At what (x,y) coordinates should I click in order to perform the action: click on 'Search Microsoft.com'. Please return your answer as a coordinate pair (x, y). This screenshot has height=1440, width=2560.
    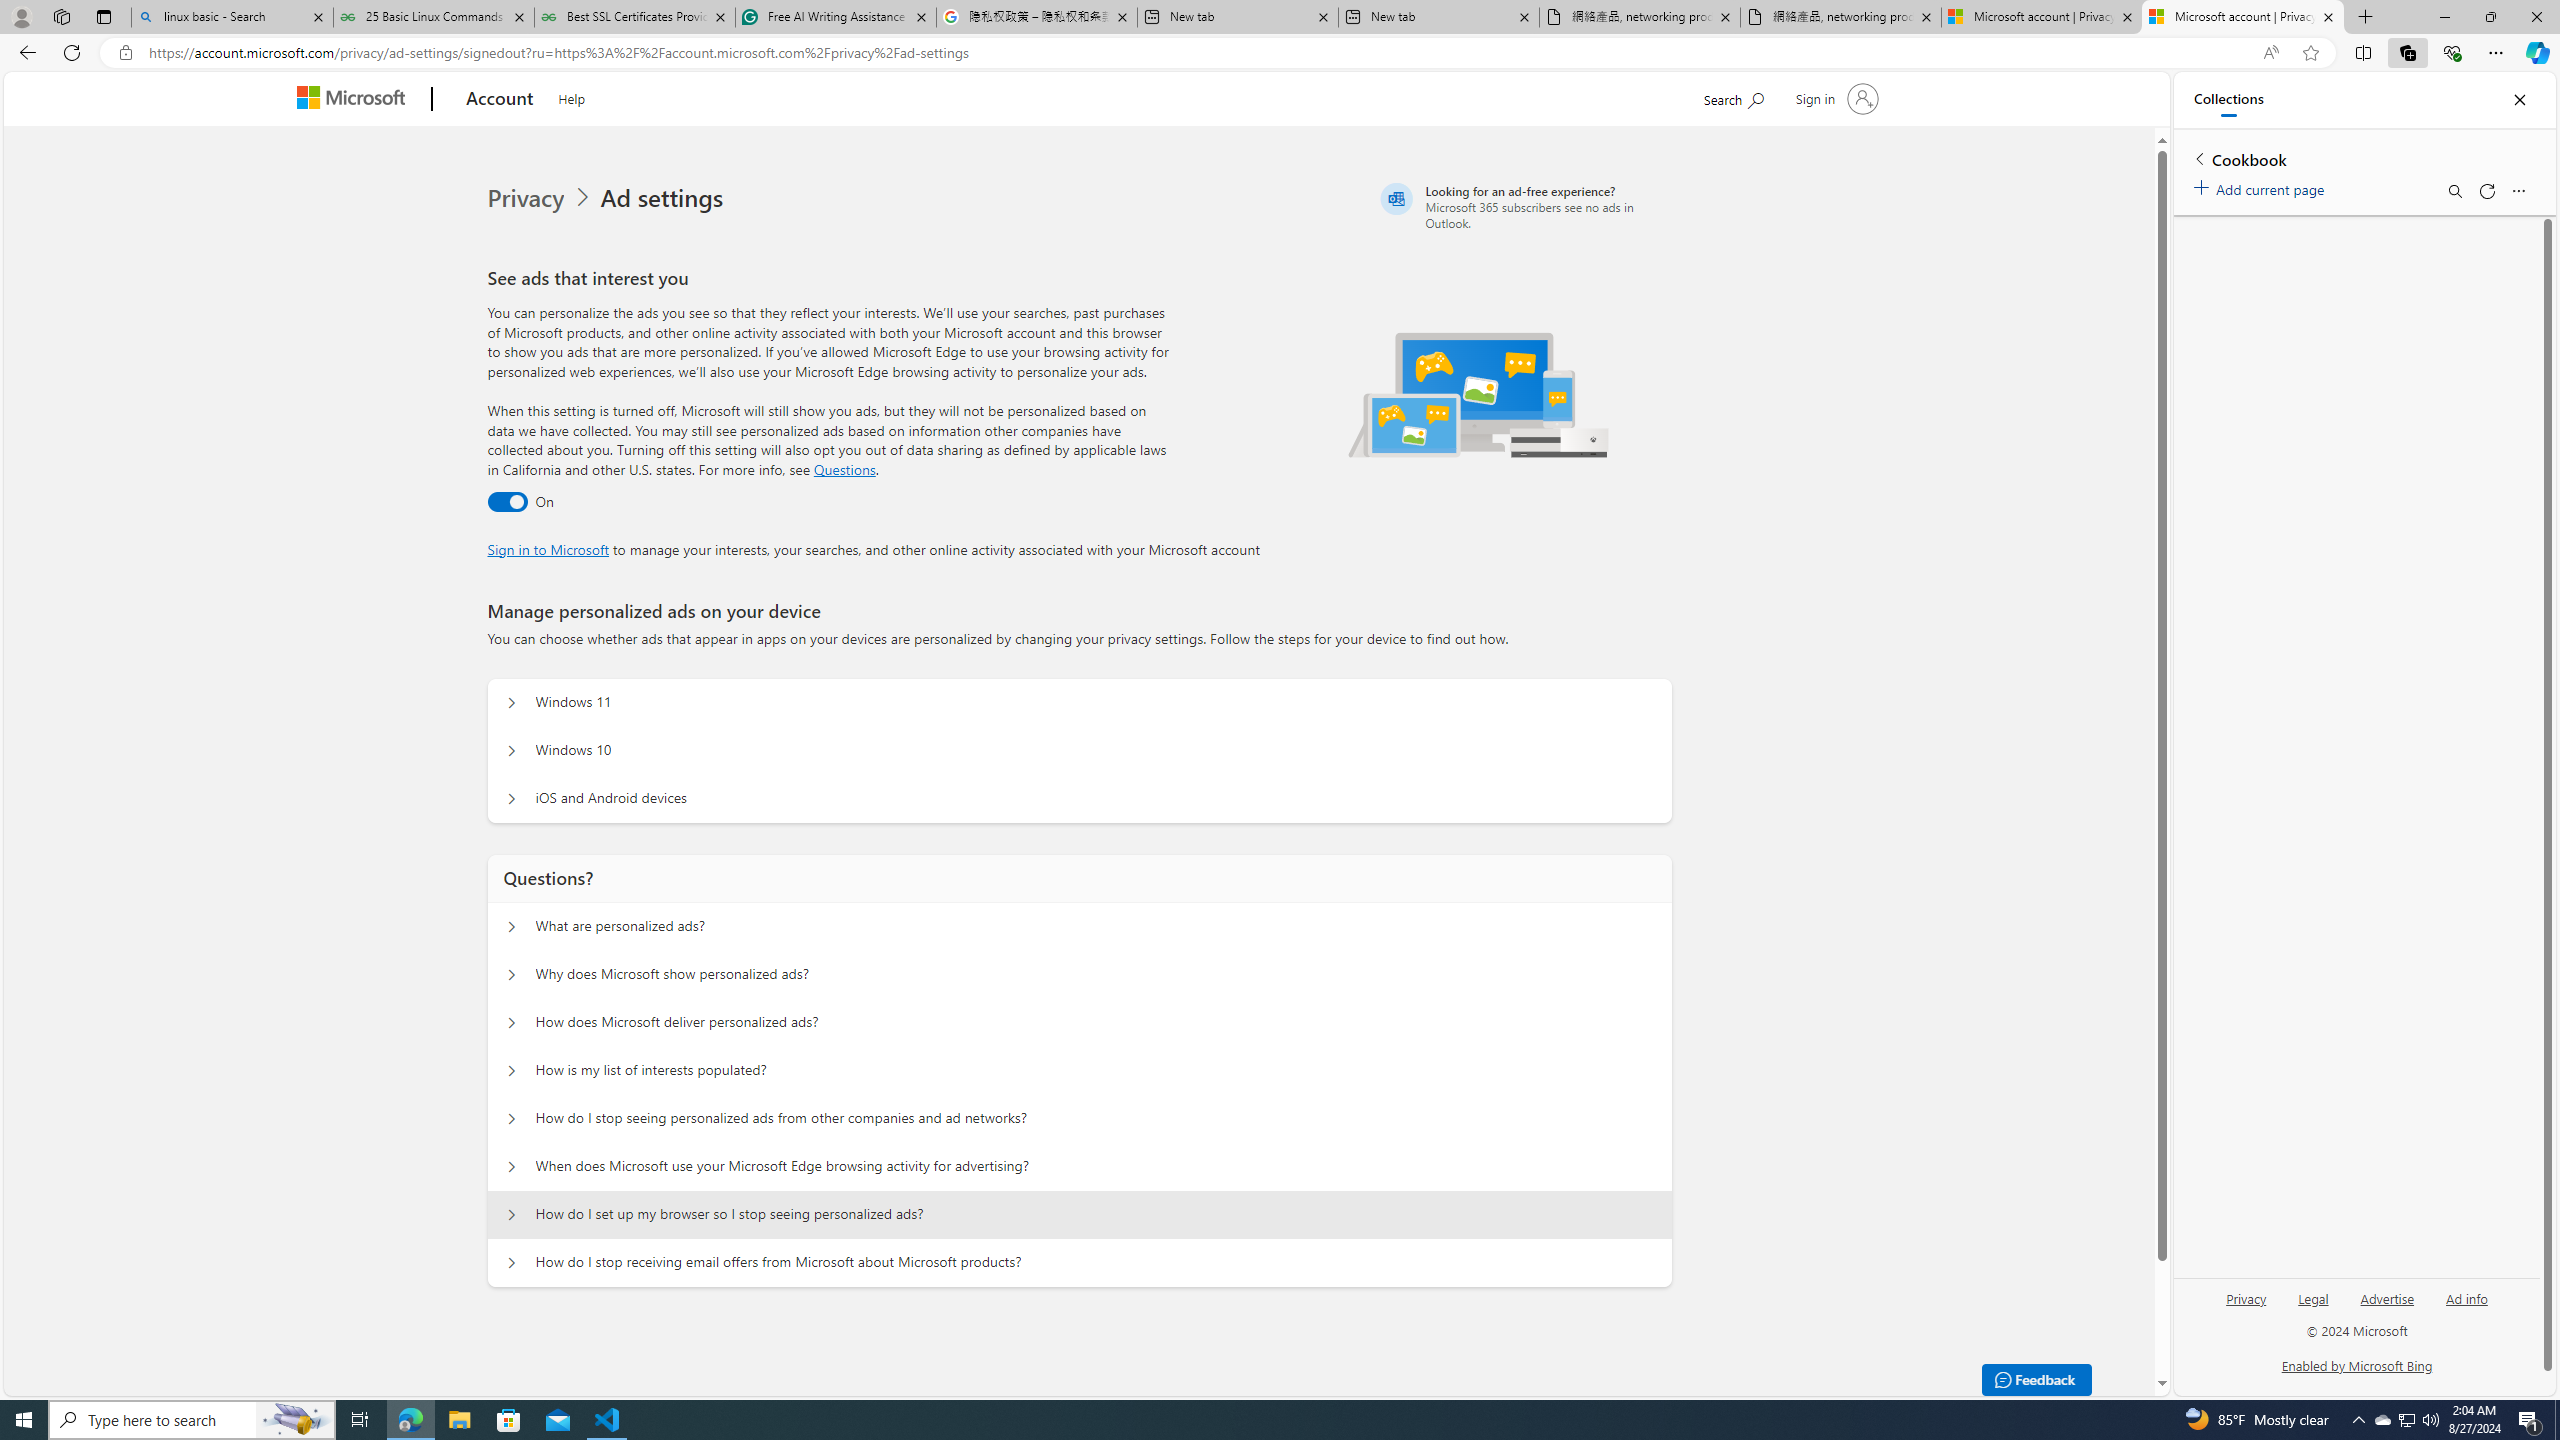
    Looking at the image, I should click on (1733, 96).